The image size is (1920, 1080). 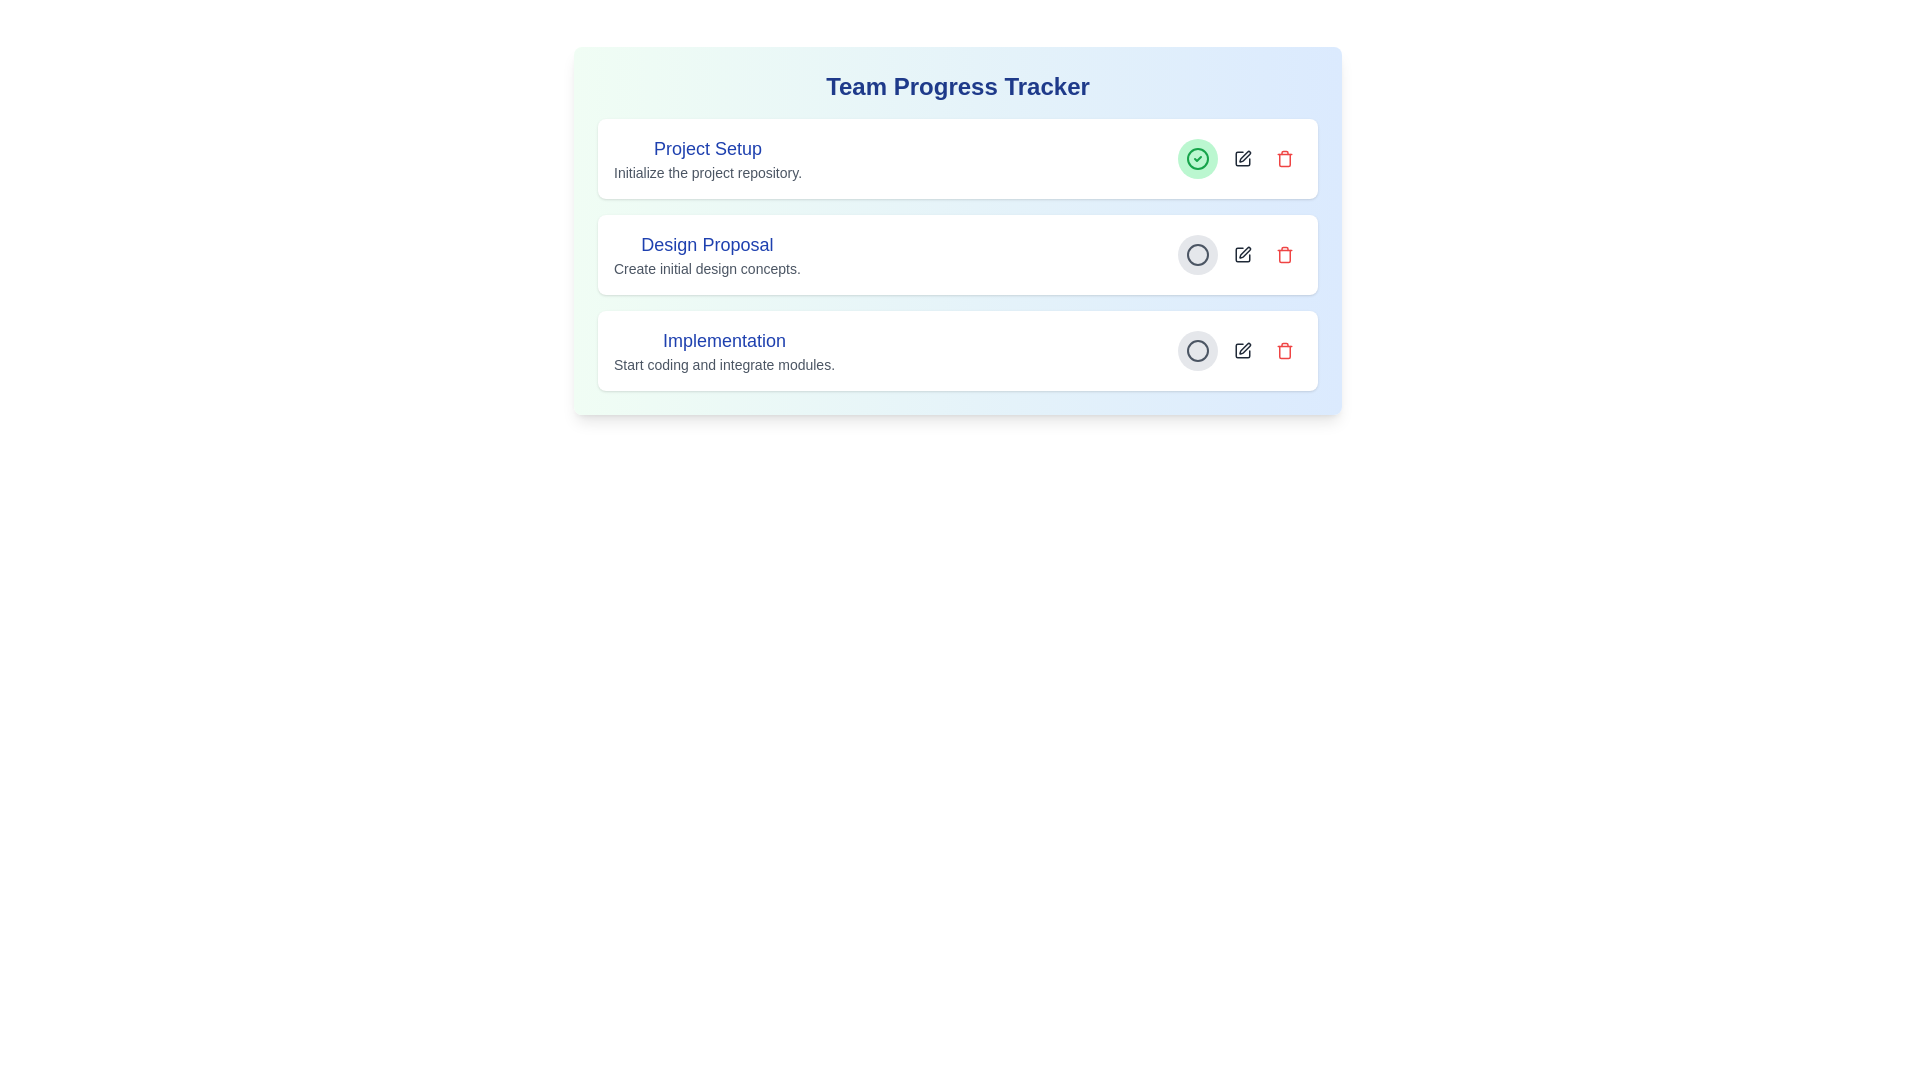 I want to click on the delete button for the task titled Implementation, so click(x=1285, y=350).